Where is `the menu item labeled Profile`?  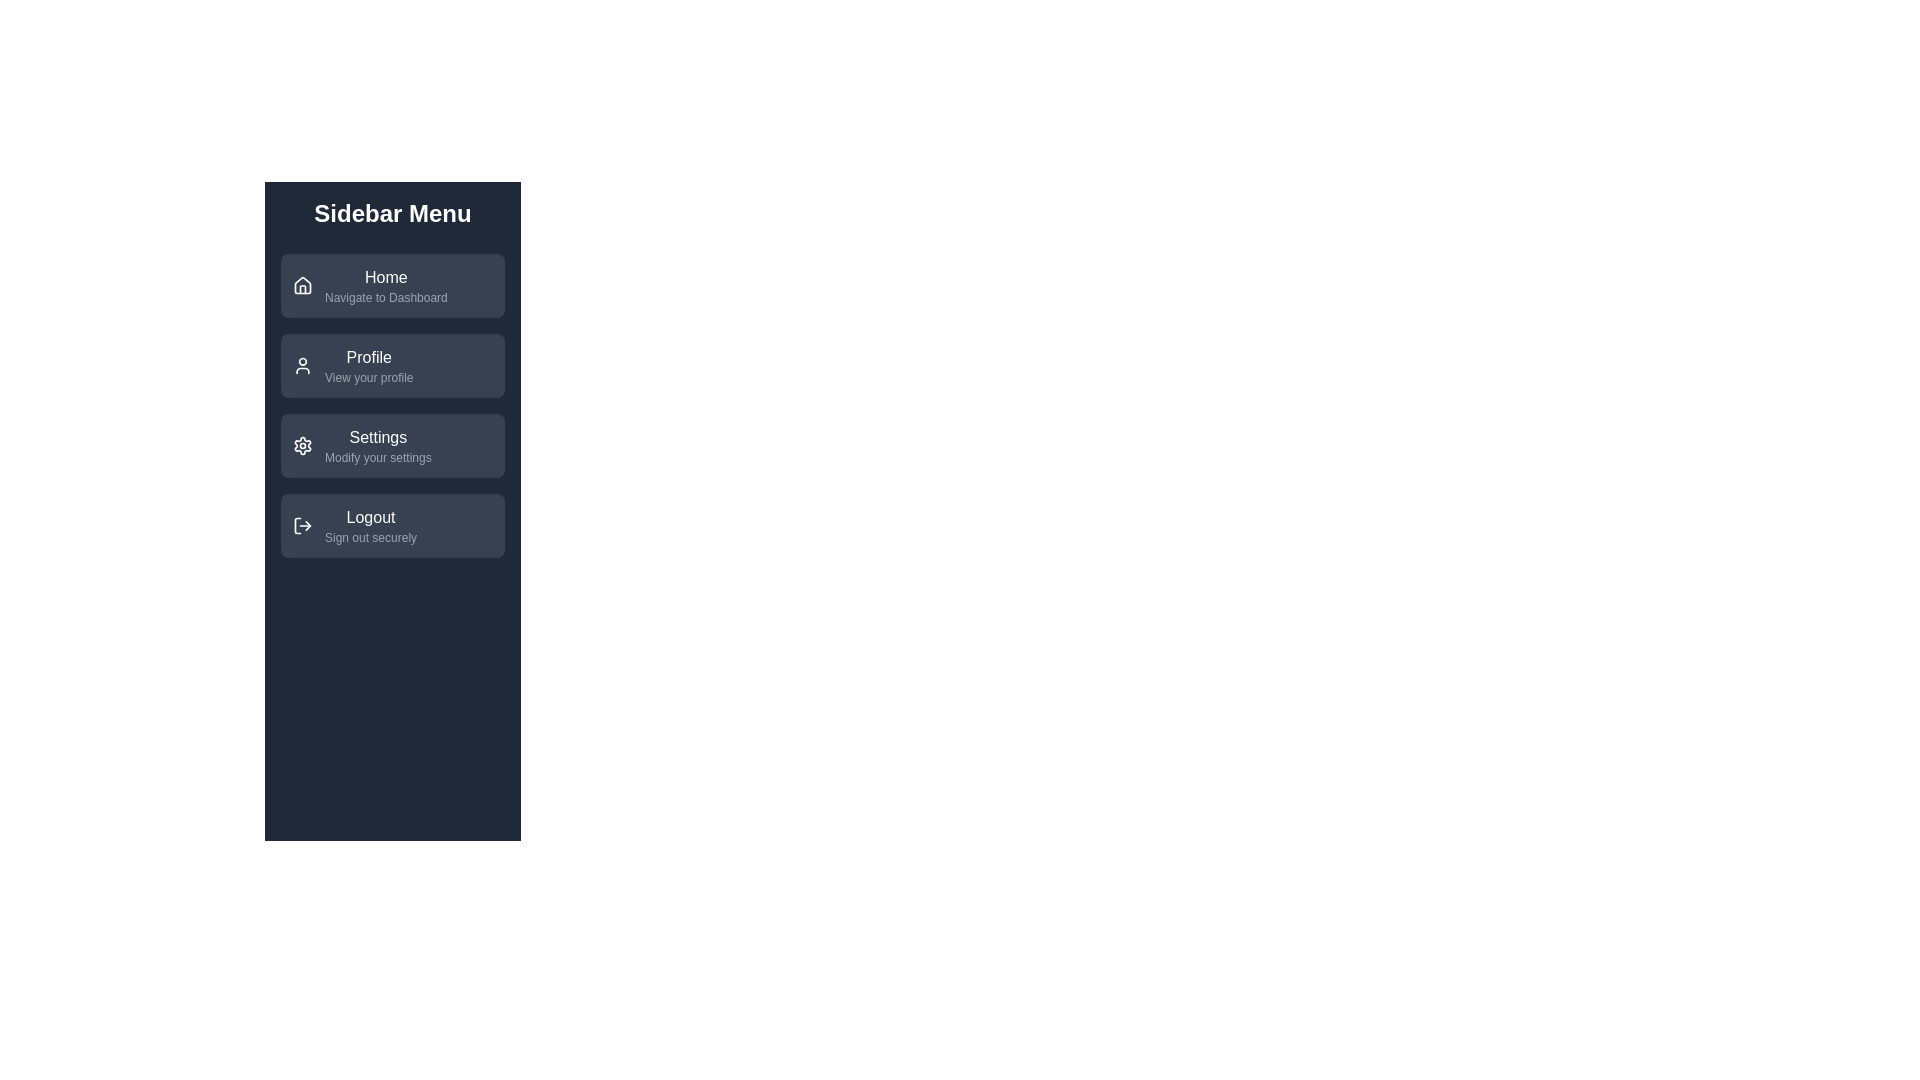
the menu item labeled Profile is located at coordinates (393, 366).